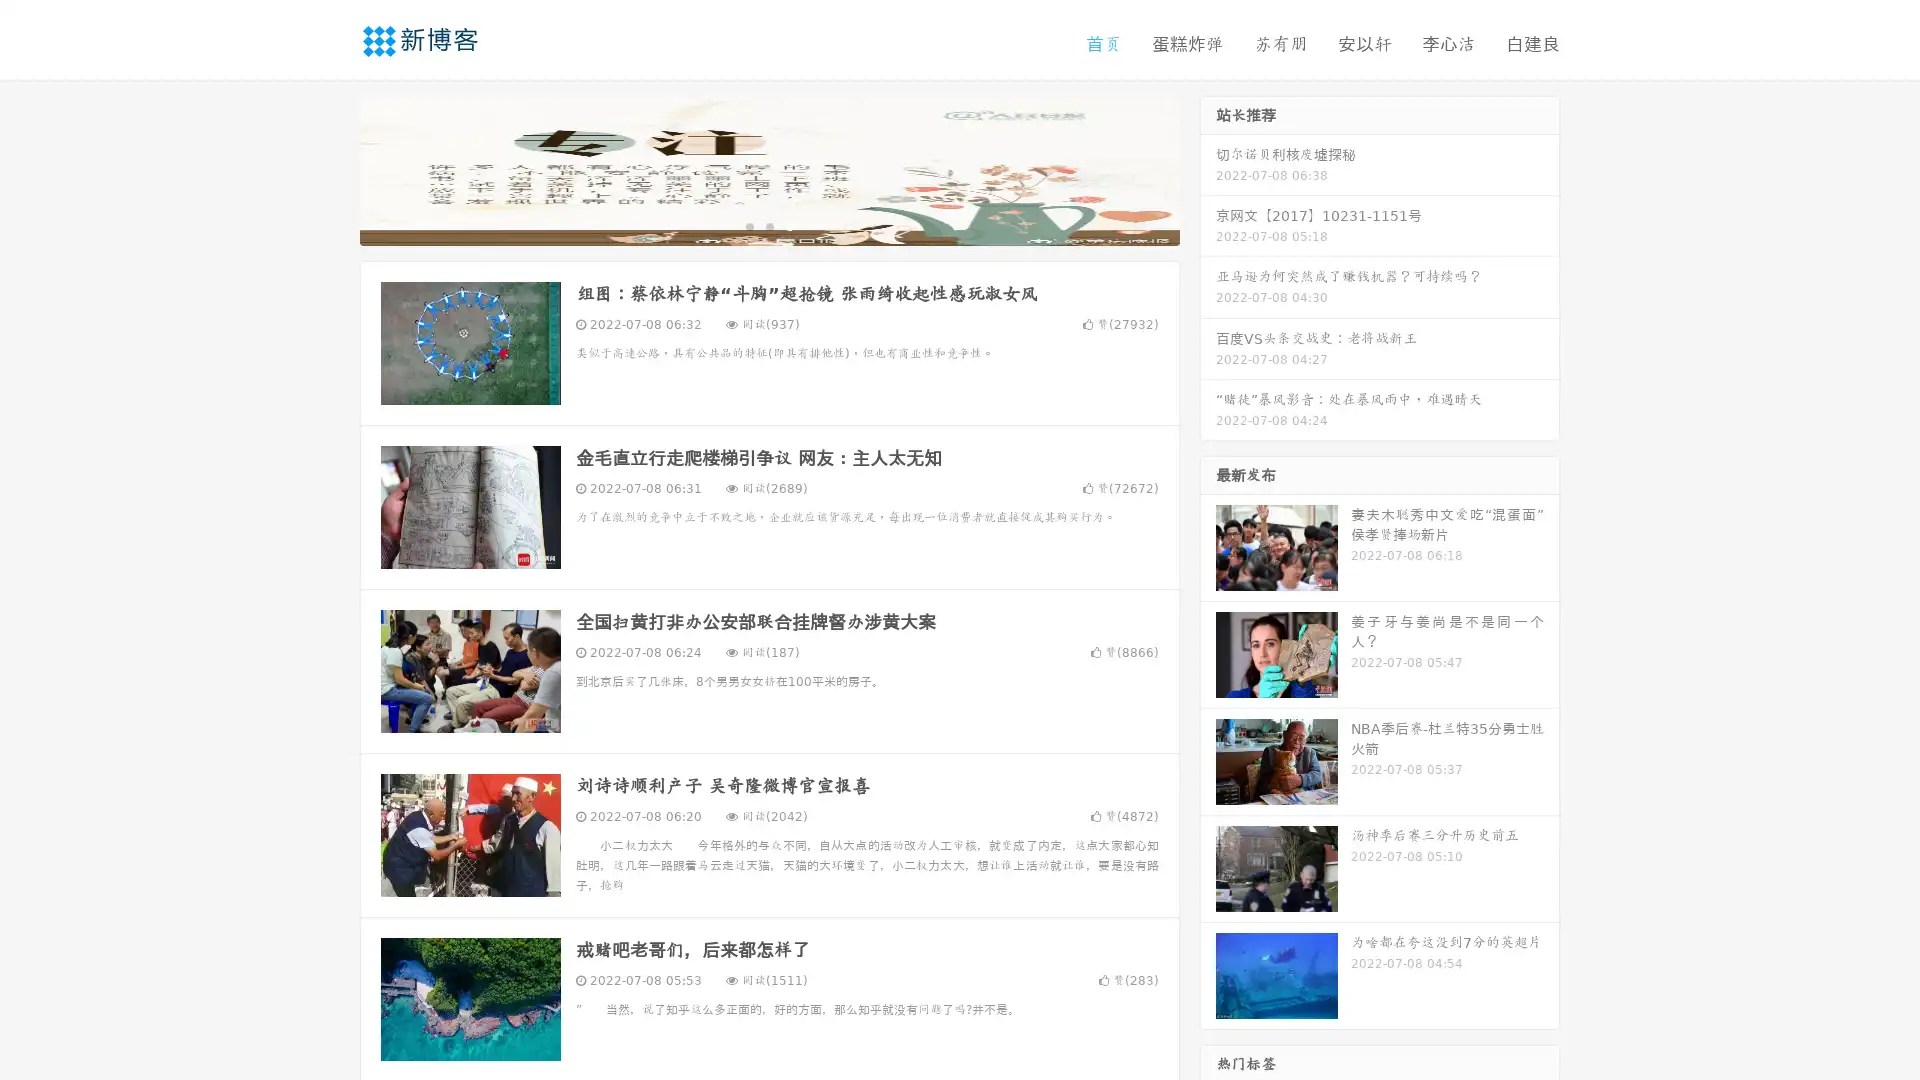 This screenshot has width=1920, height=1080. I want to click on Previous slide, so click(330, 168).